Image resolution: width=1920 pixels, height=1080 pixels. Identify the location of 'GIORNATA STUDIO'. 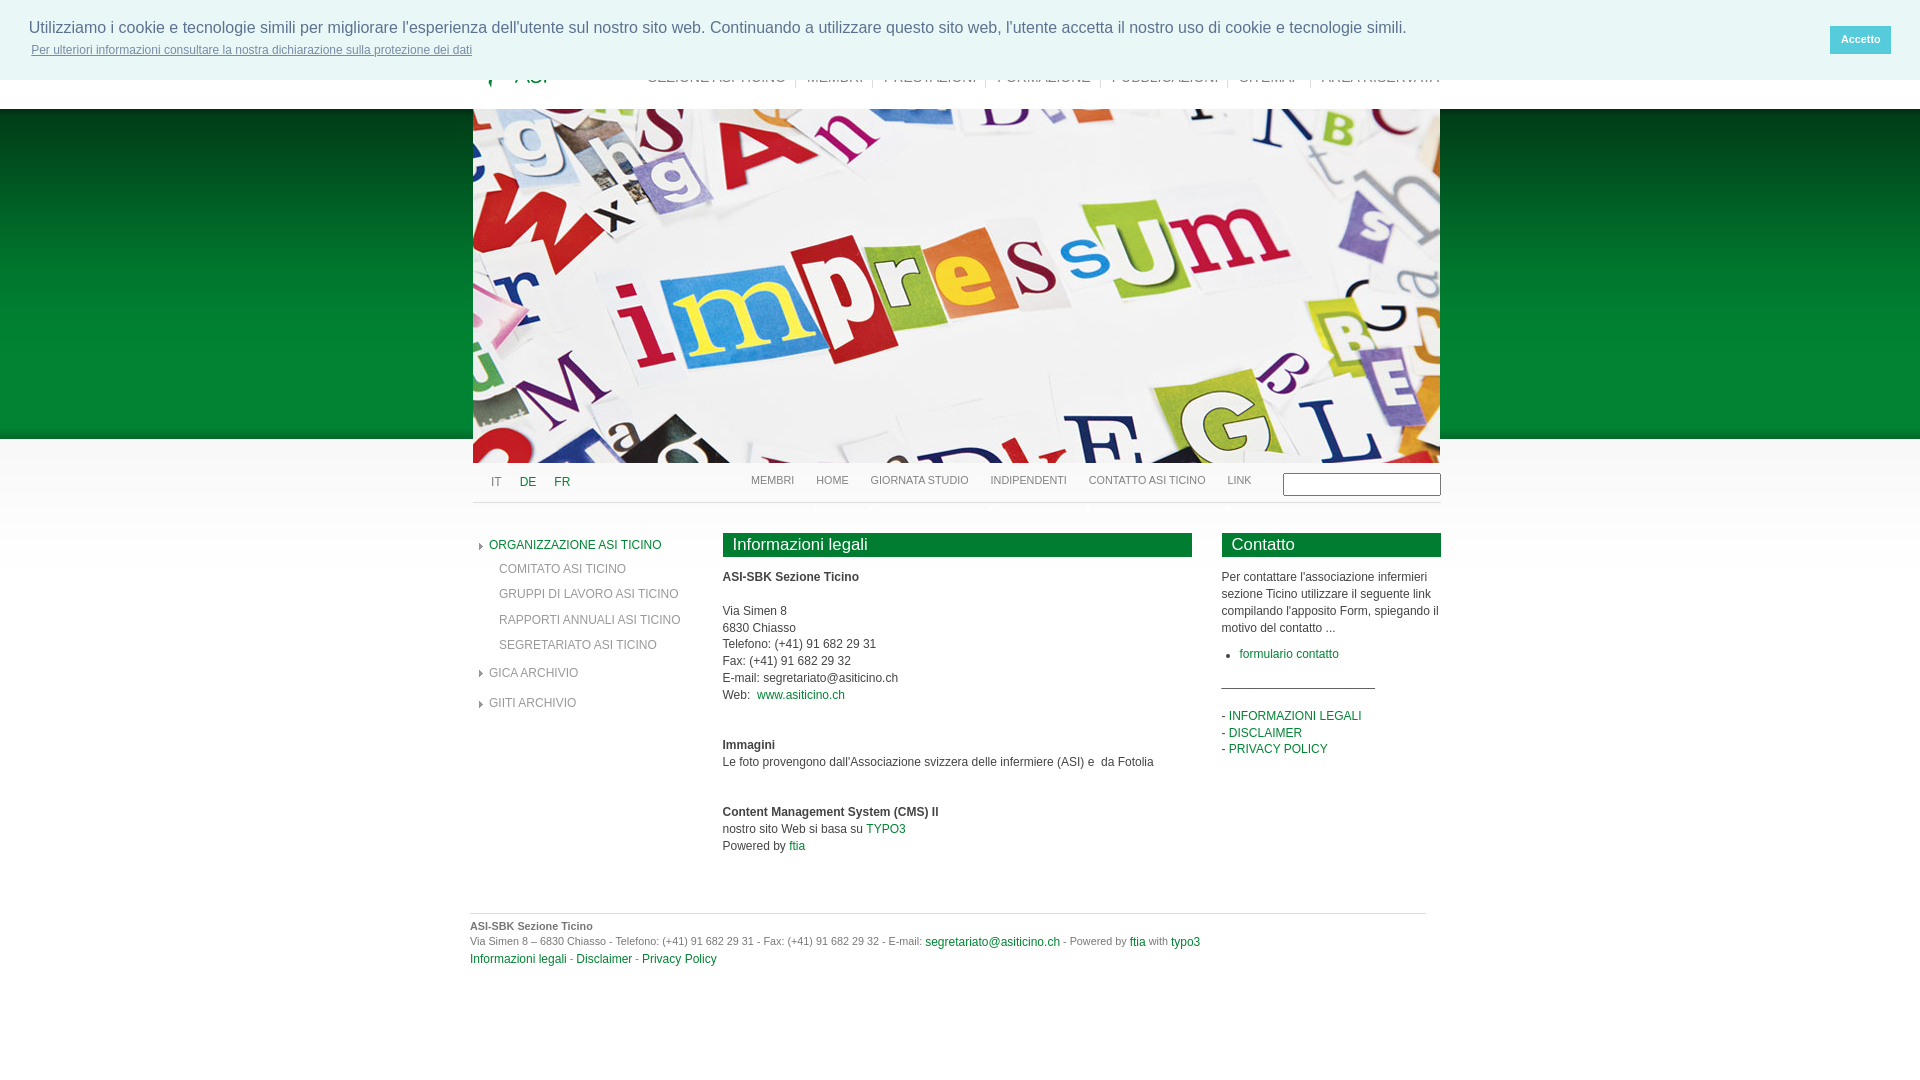
(919, 479).